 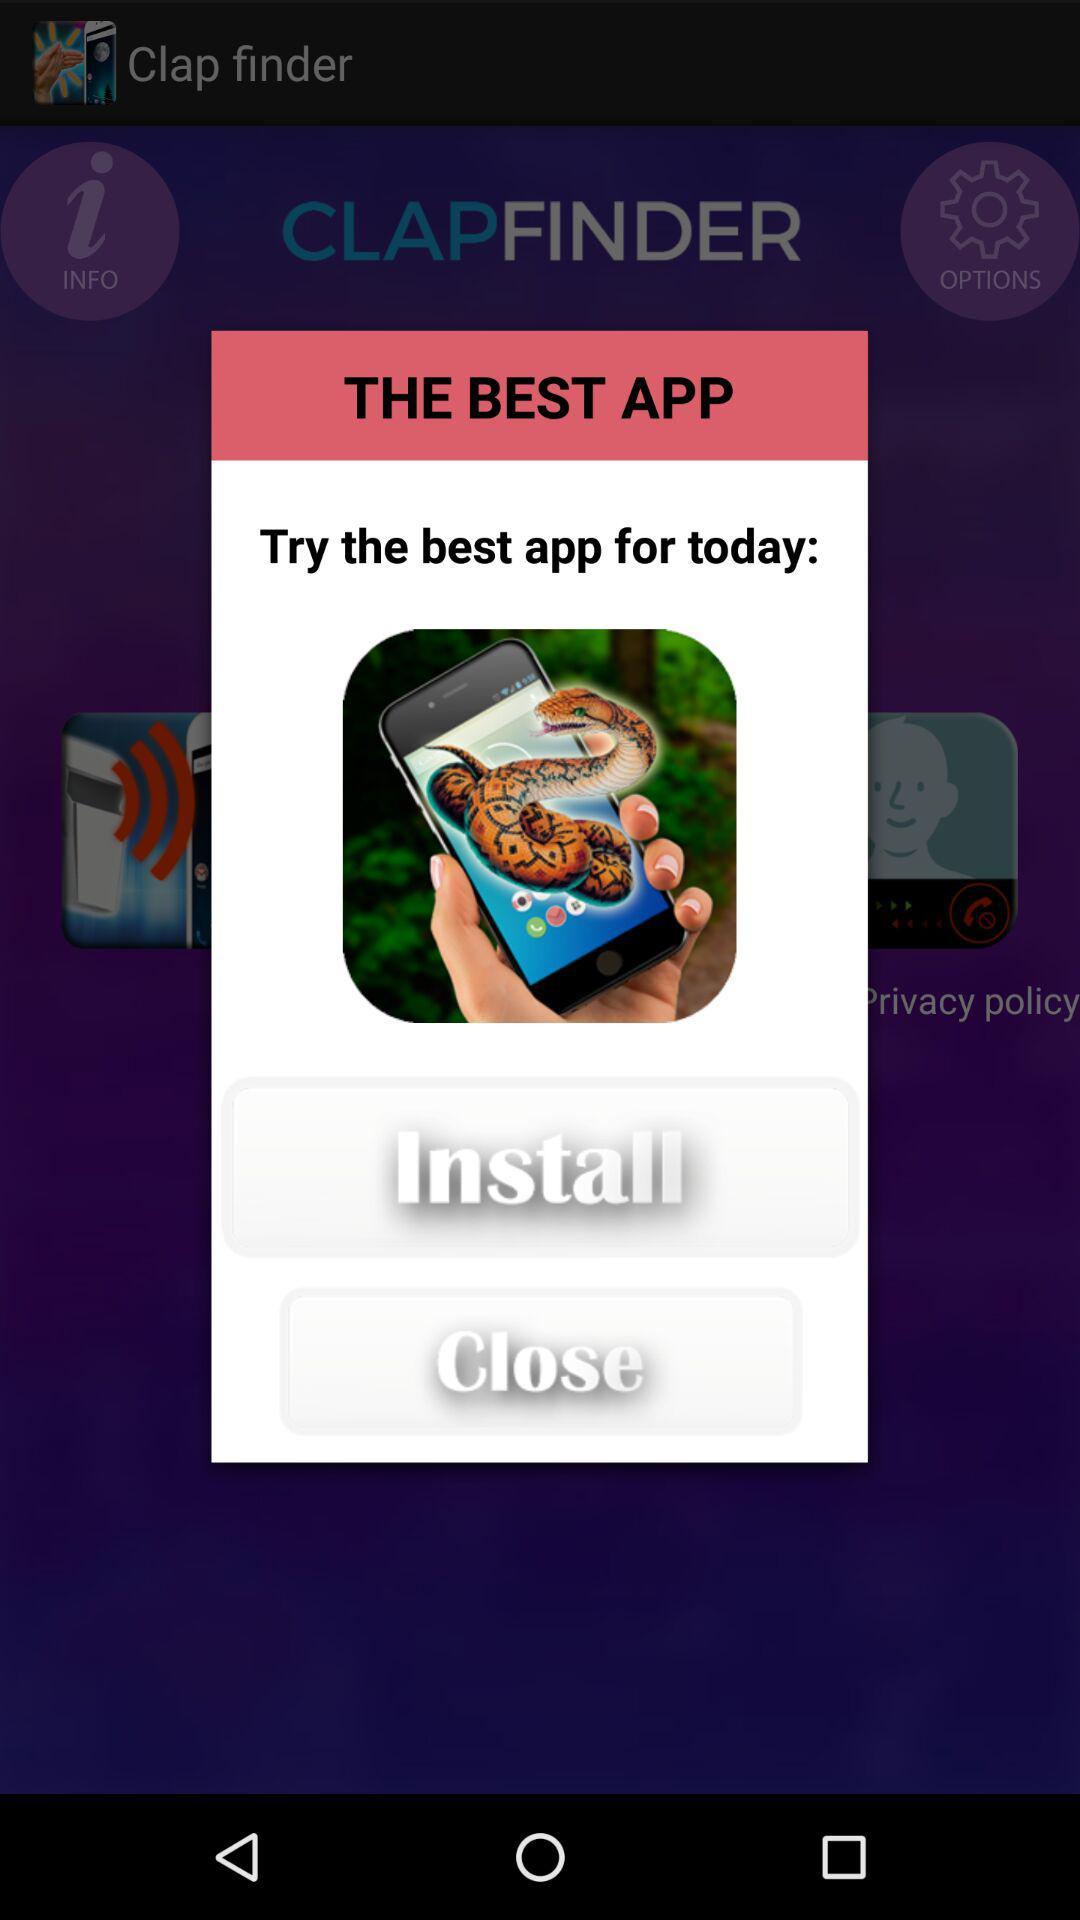 I want to click on click icon for more information, so click(x=538, y=826).